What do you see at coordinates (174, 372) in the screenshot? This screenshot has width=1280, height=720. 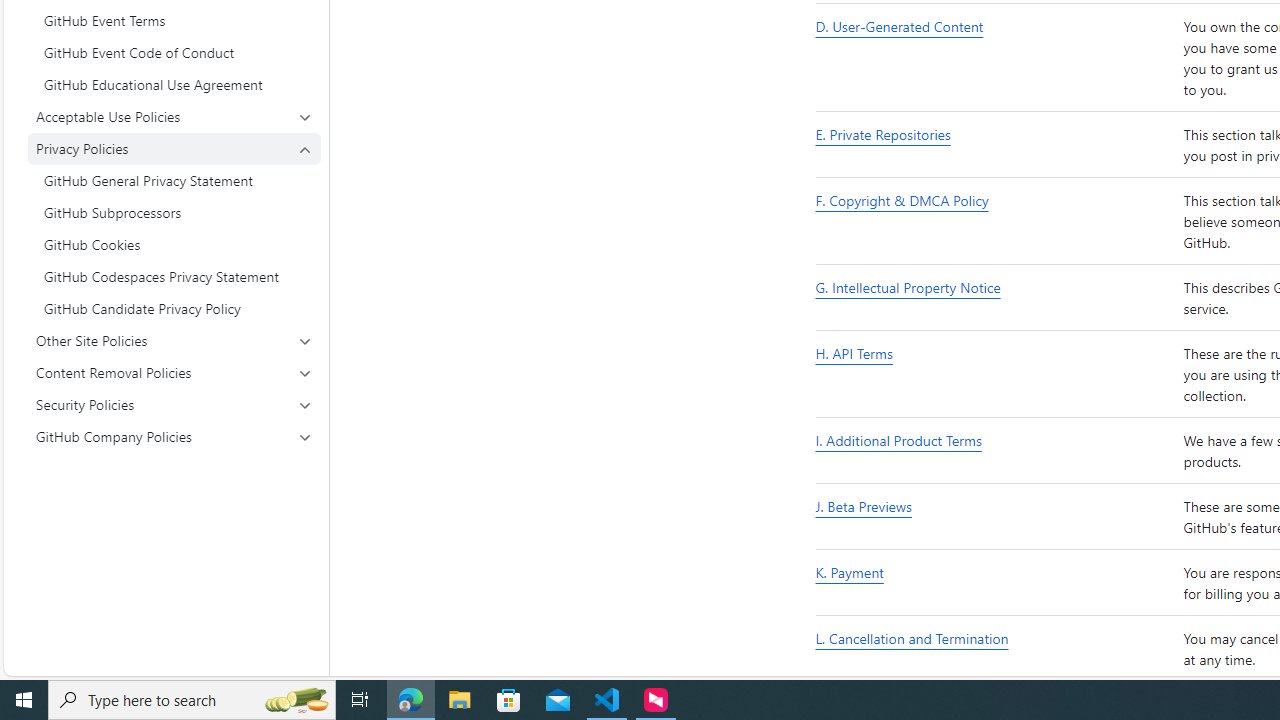 I see `'Content Removal Policies'` at bounding box center [174, 372].